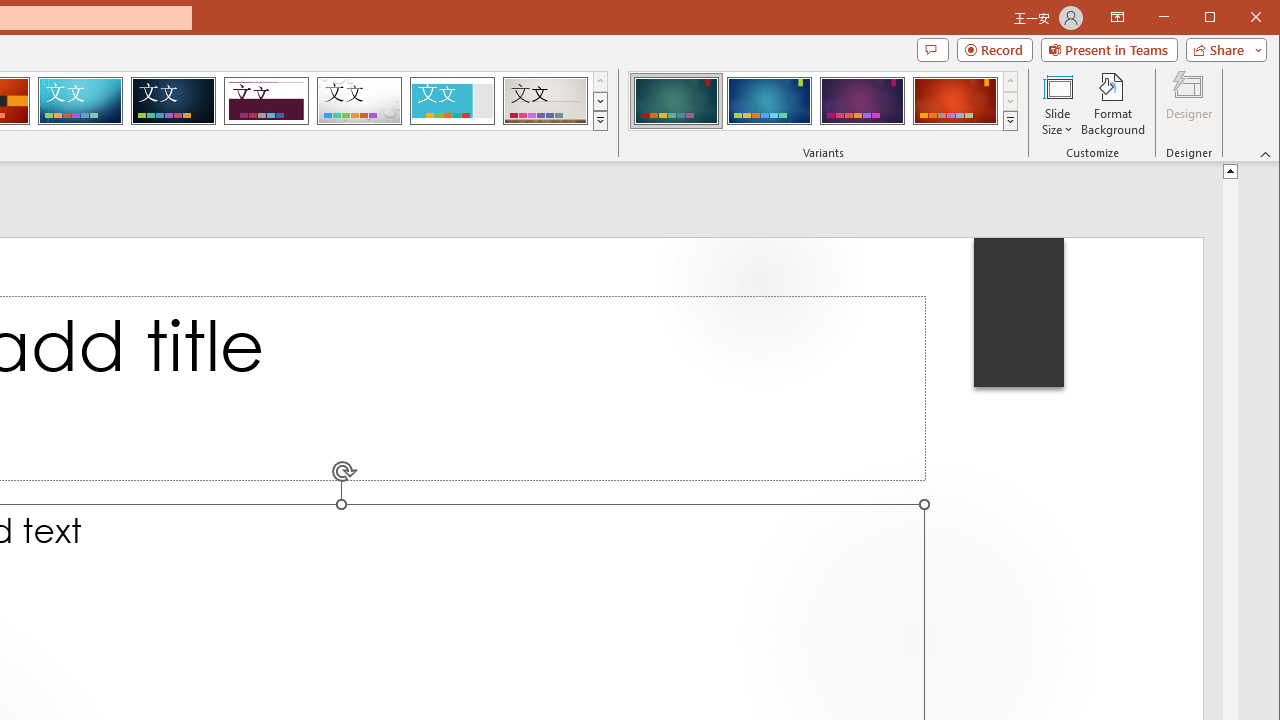  What do you see at coordinates (824, 101) in the screenshot?
I see `'AutomationID: ThemeVariantsGallery'` at bounding box center [824, 101].